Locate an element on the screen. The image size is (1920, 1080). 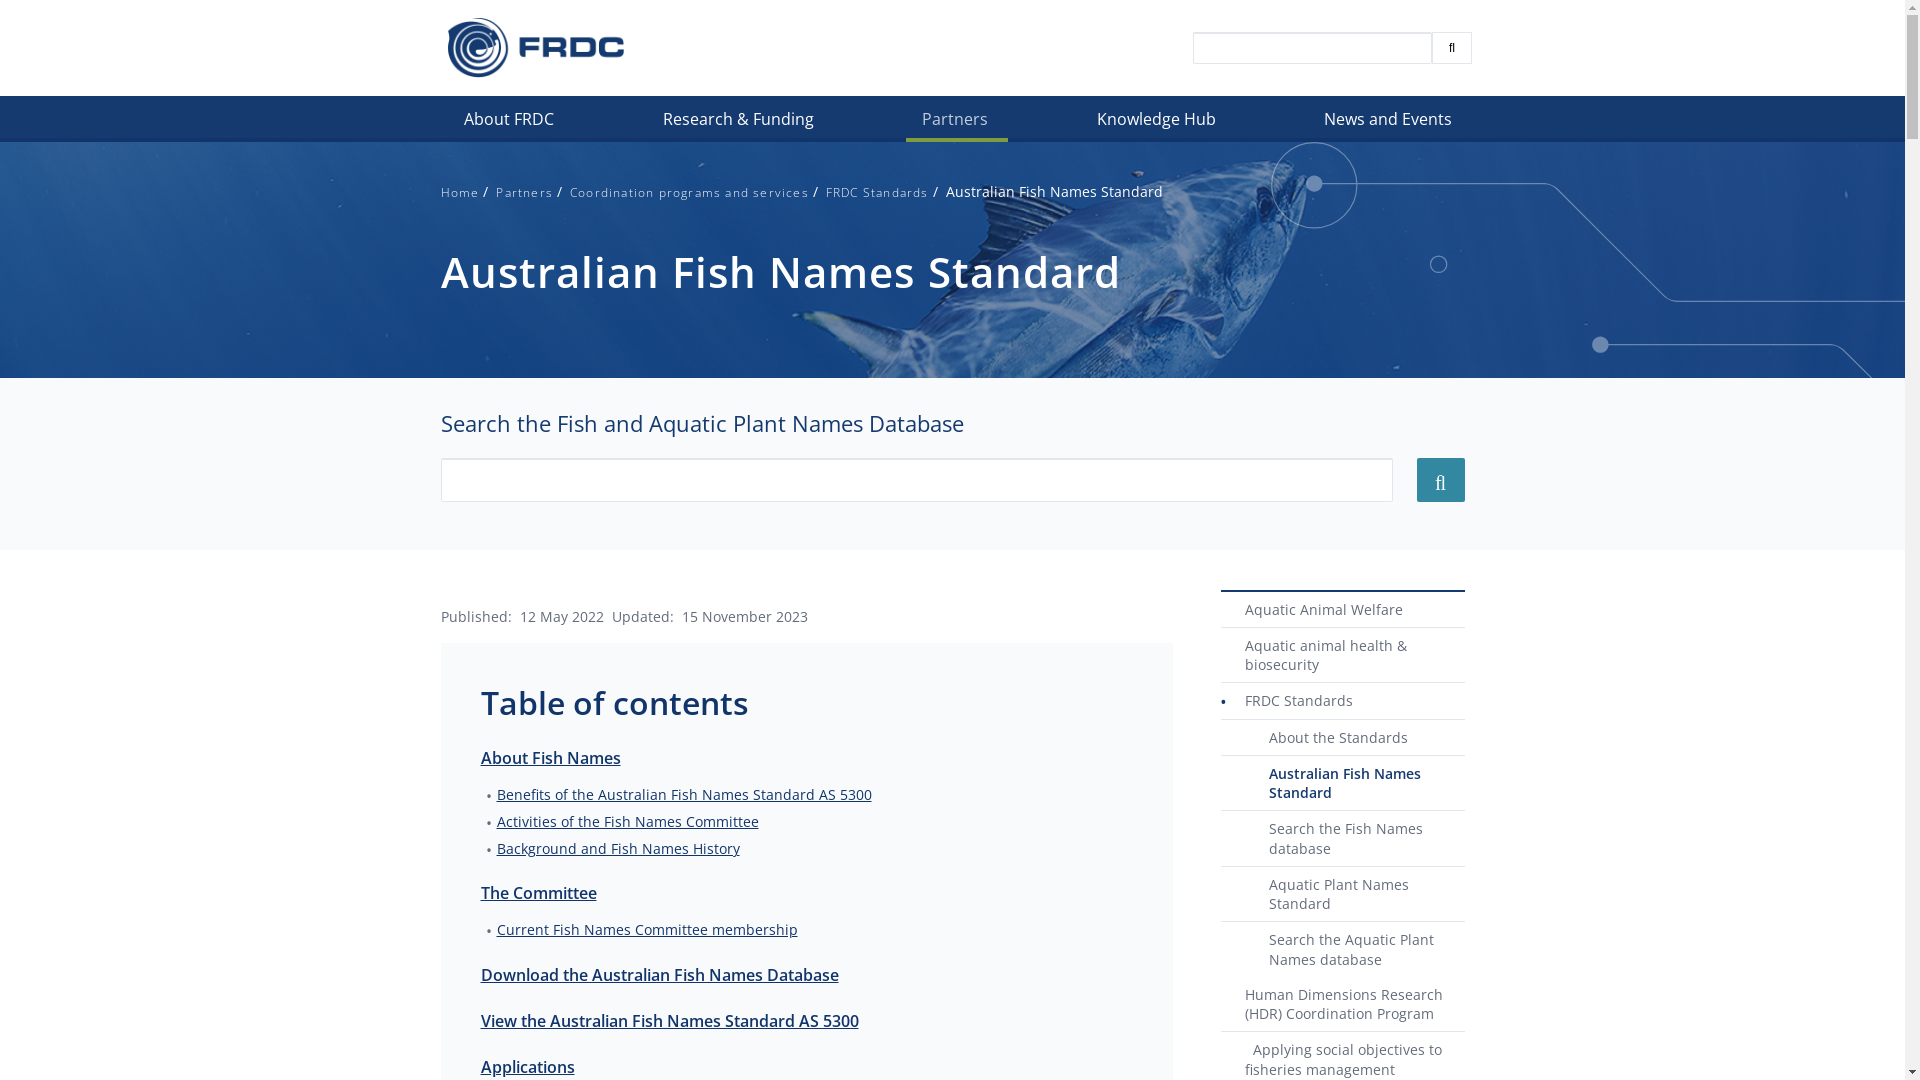
'Partners' is located at coordinates (524, 192).